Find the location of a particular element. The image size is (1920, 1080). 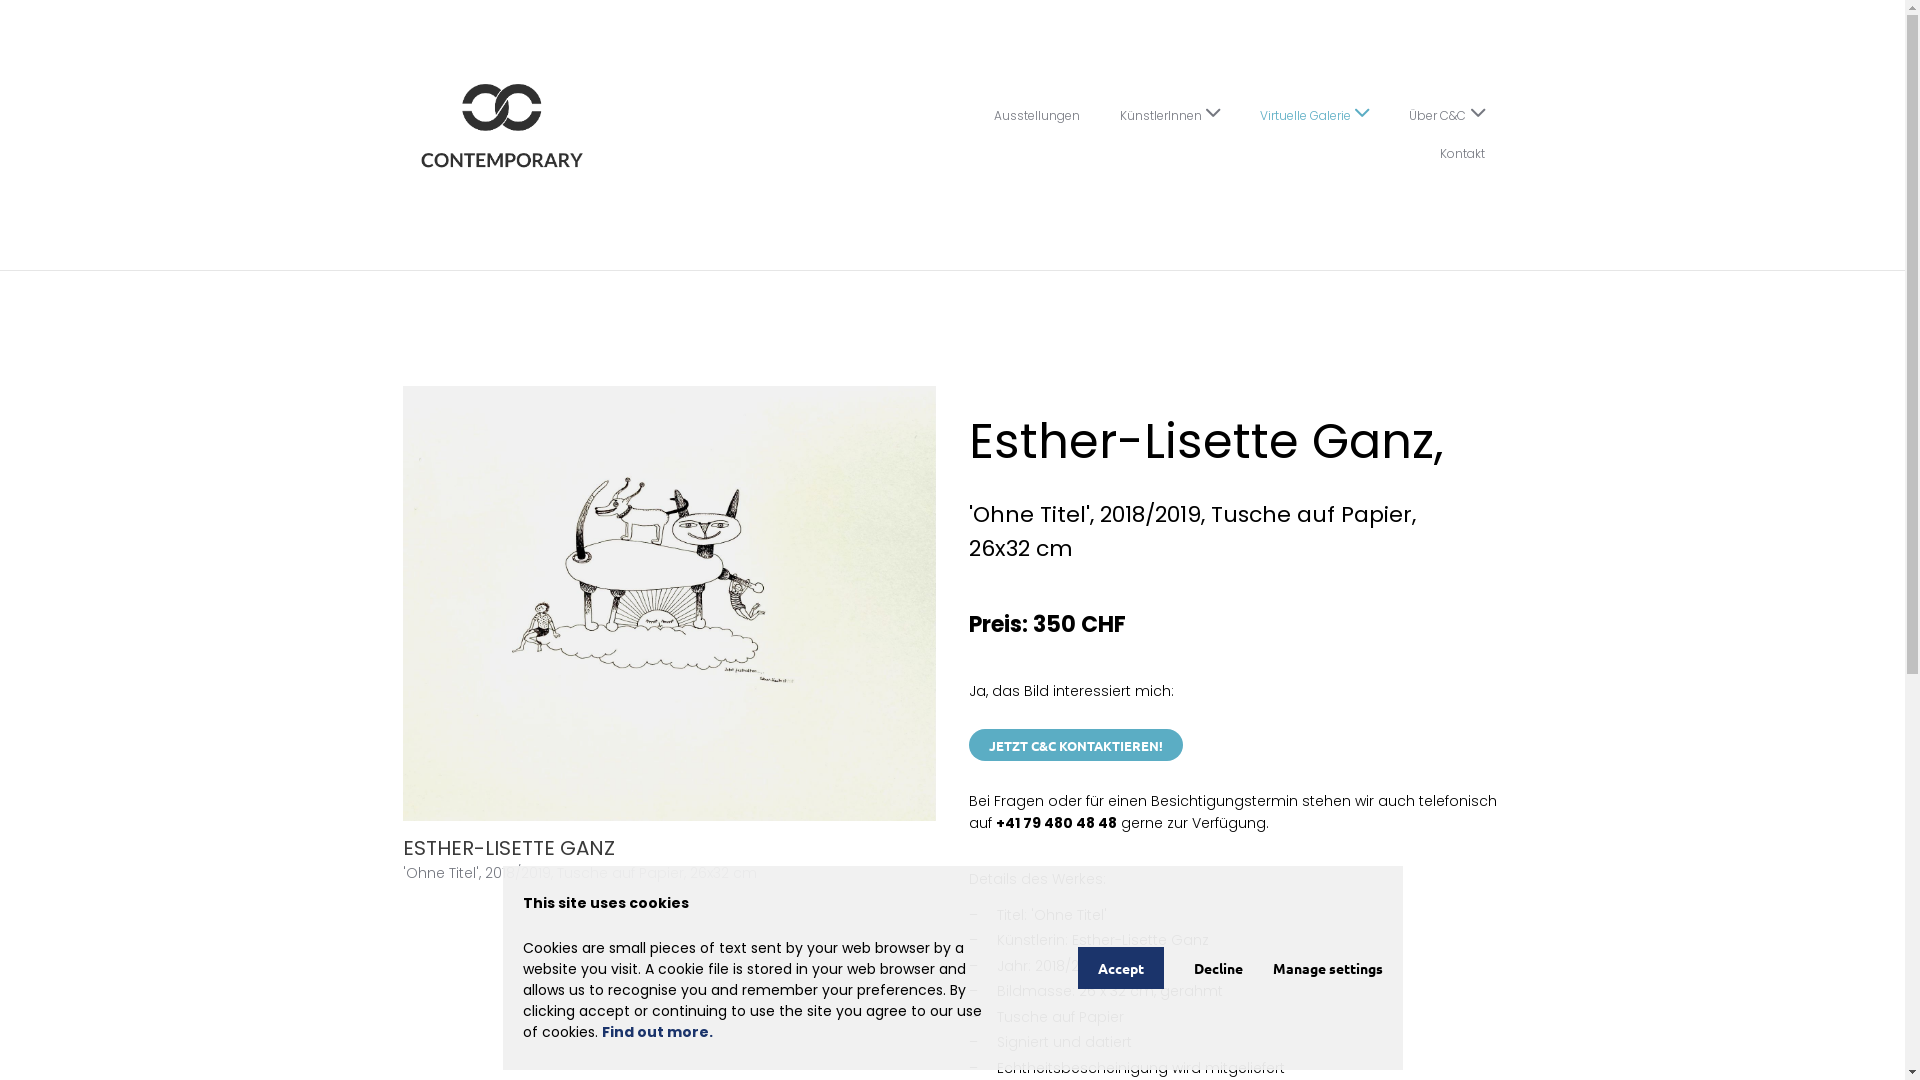

'ESTHER-LISETTE GANZ' is located at coordinates (668, 602).